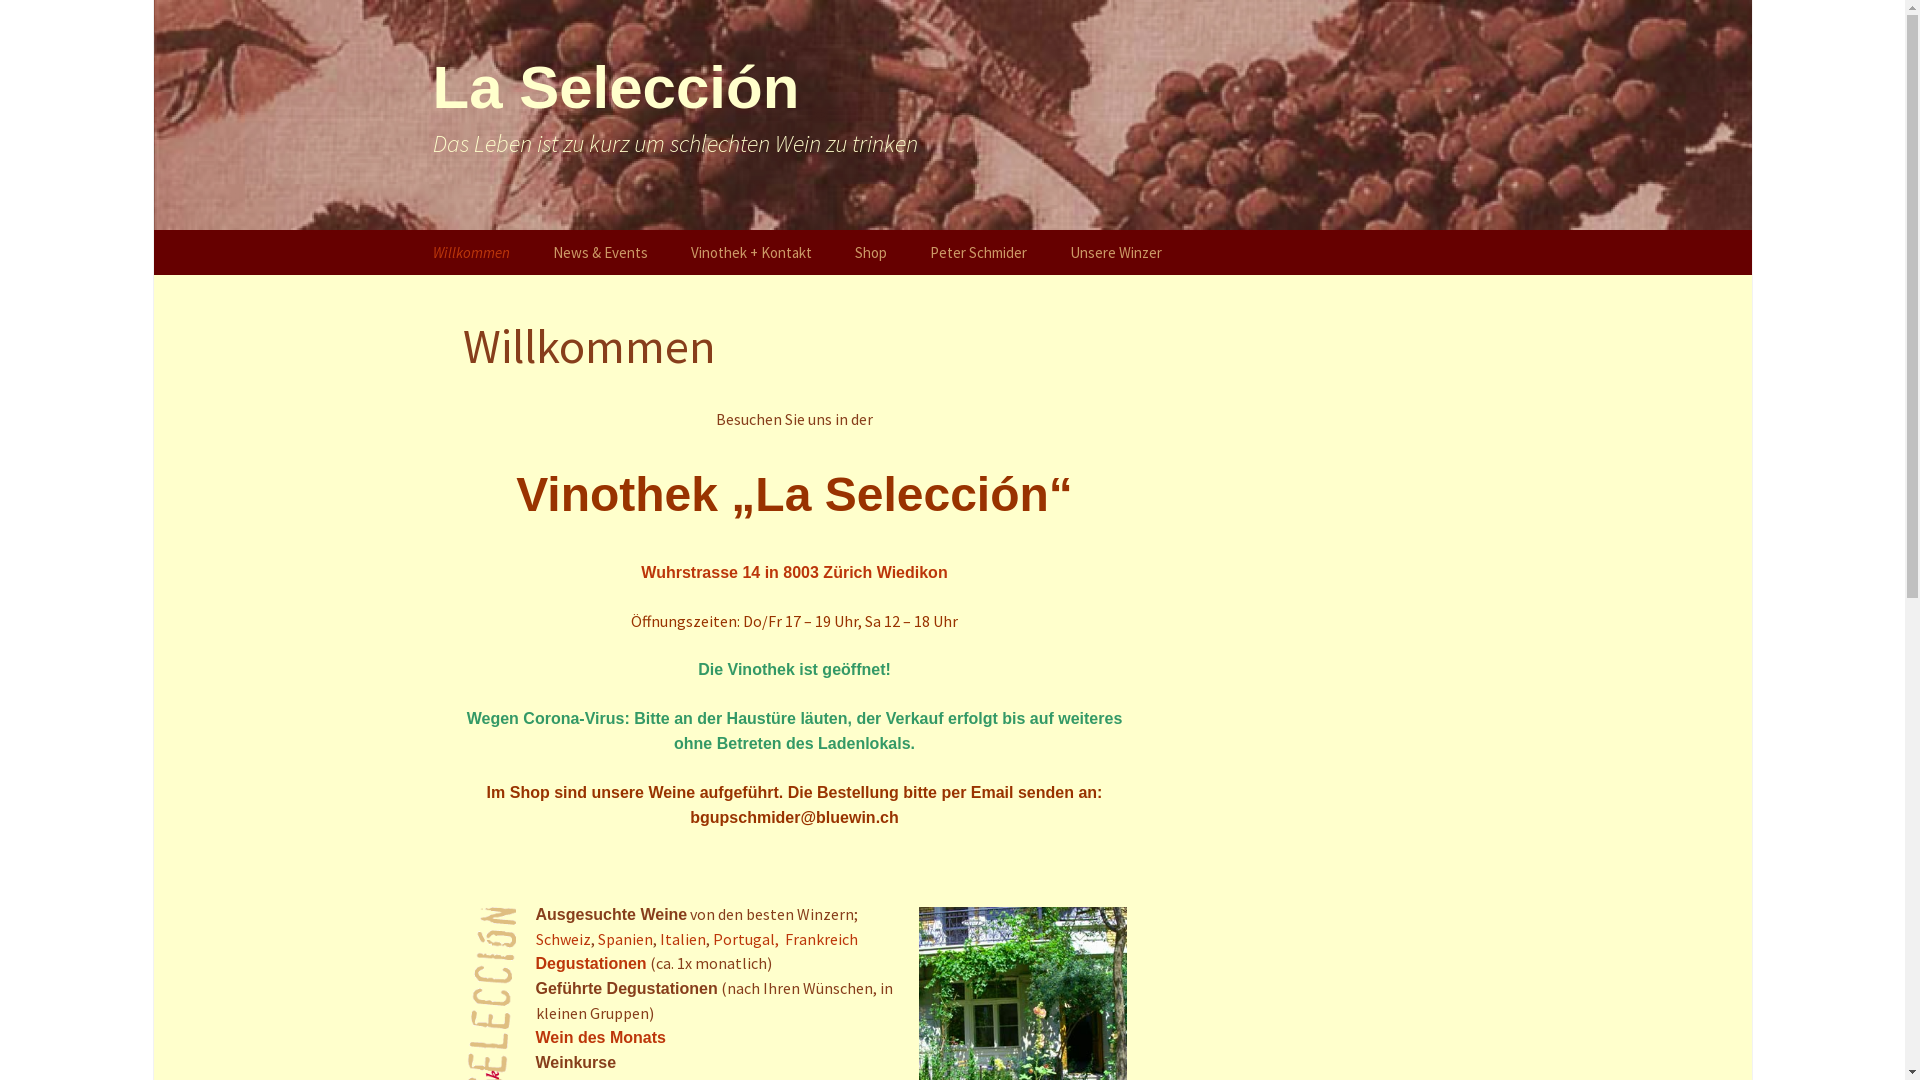 The width and height of the screenshot is (1920, 1080). I want to click on 'Schweiz', so click(562, 938).